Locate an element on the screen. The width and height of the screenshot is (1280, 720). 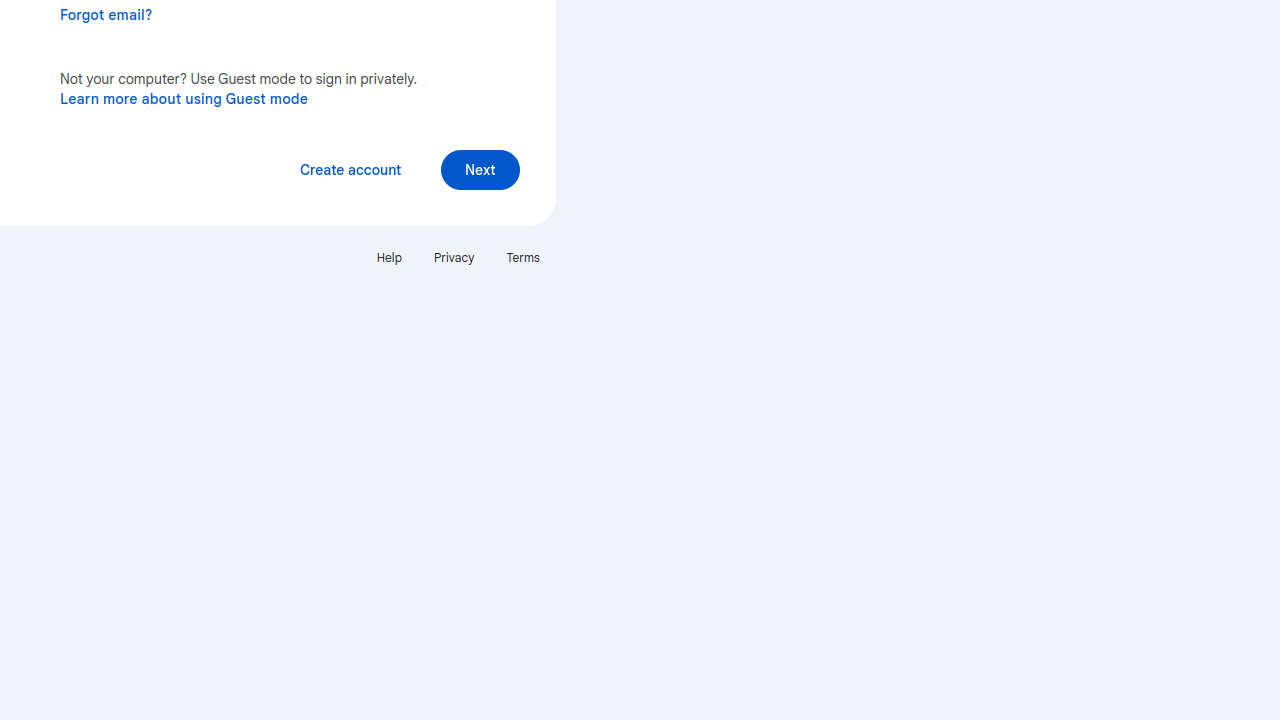
'Privacy' is located at coordinates (453, 256).